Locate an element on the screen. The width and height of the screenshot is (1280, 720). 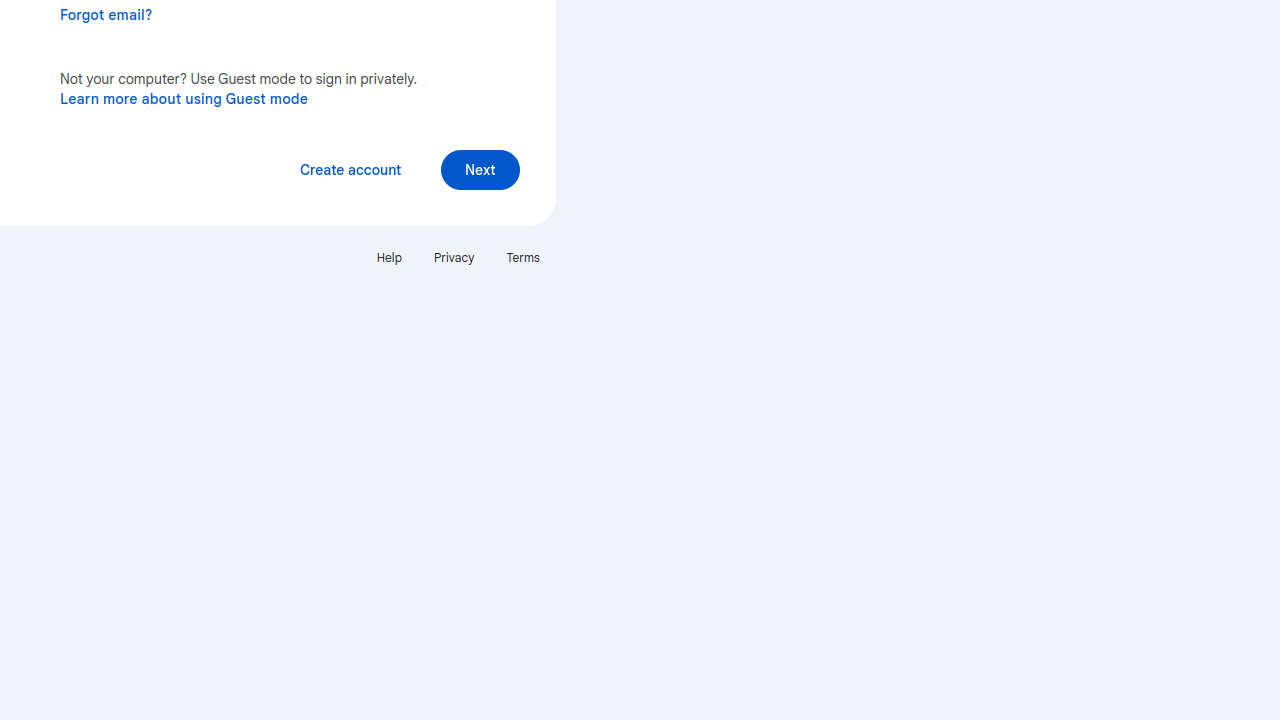
'Privacy' is located at coordinates (453, 256).